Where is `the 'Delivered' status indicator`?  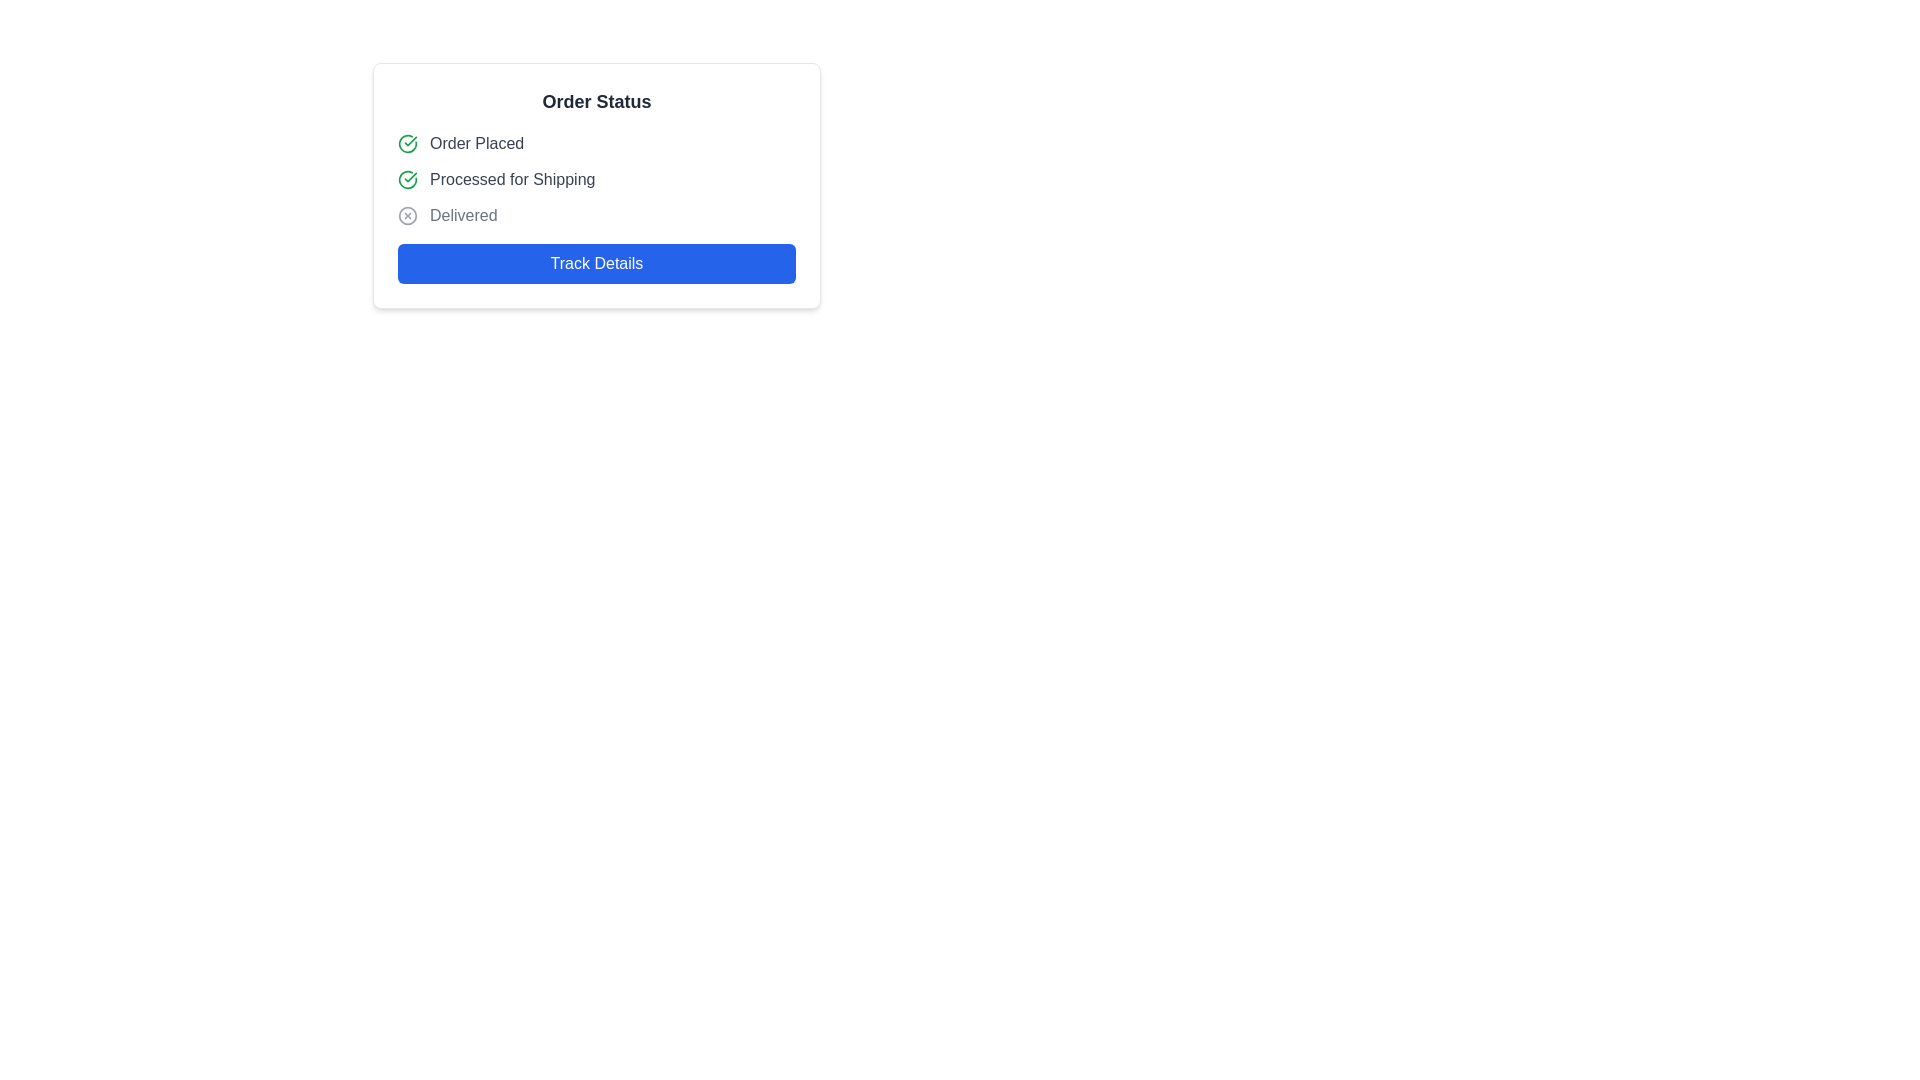 the 'Delivered' status indicator is located at coordinates (595, 216).